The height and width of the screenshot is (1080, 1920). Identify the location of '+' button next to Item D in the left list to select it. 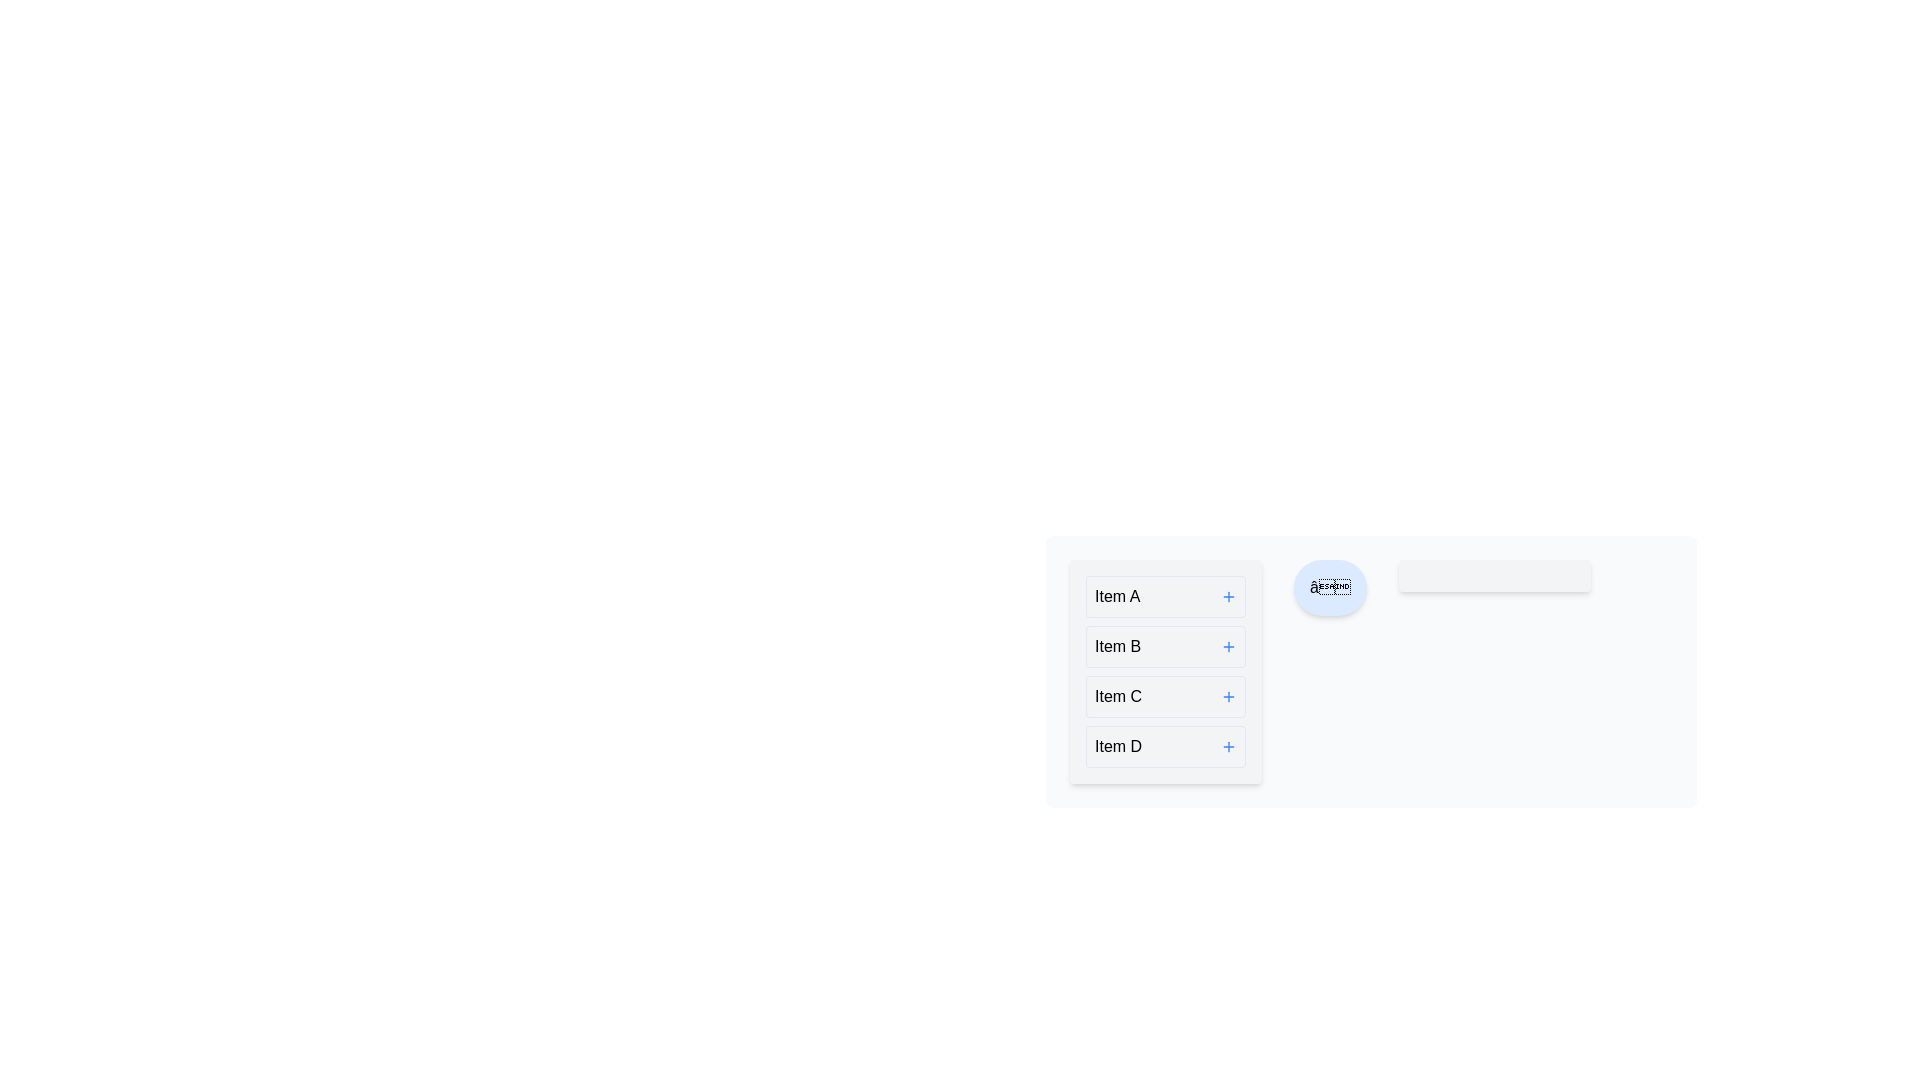
(1227, 747).